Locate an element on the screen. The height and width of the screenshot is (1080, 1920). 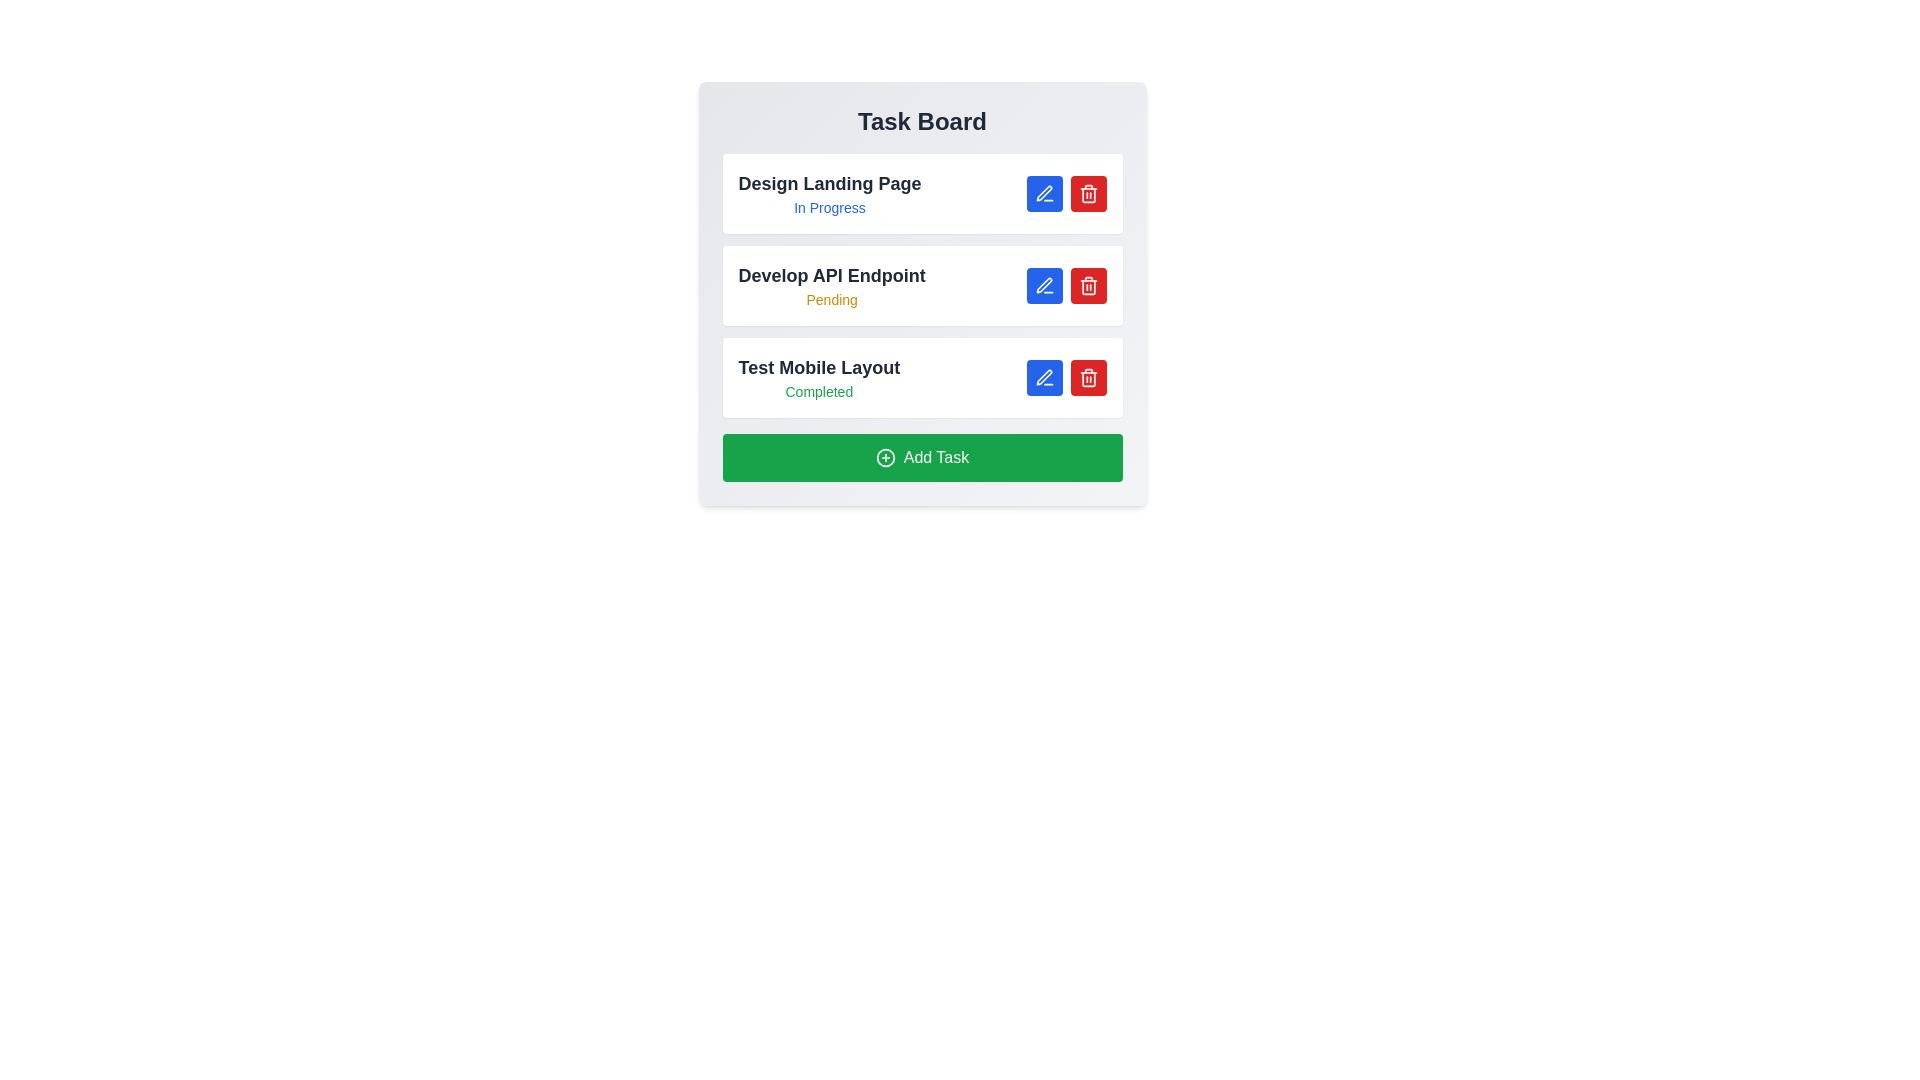
delete button next to the task Design Landing Page to remove it from the task list is located at coordinates (1087, 193).